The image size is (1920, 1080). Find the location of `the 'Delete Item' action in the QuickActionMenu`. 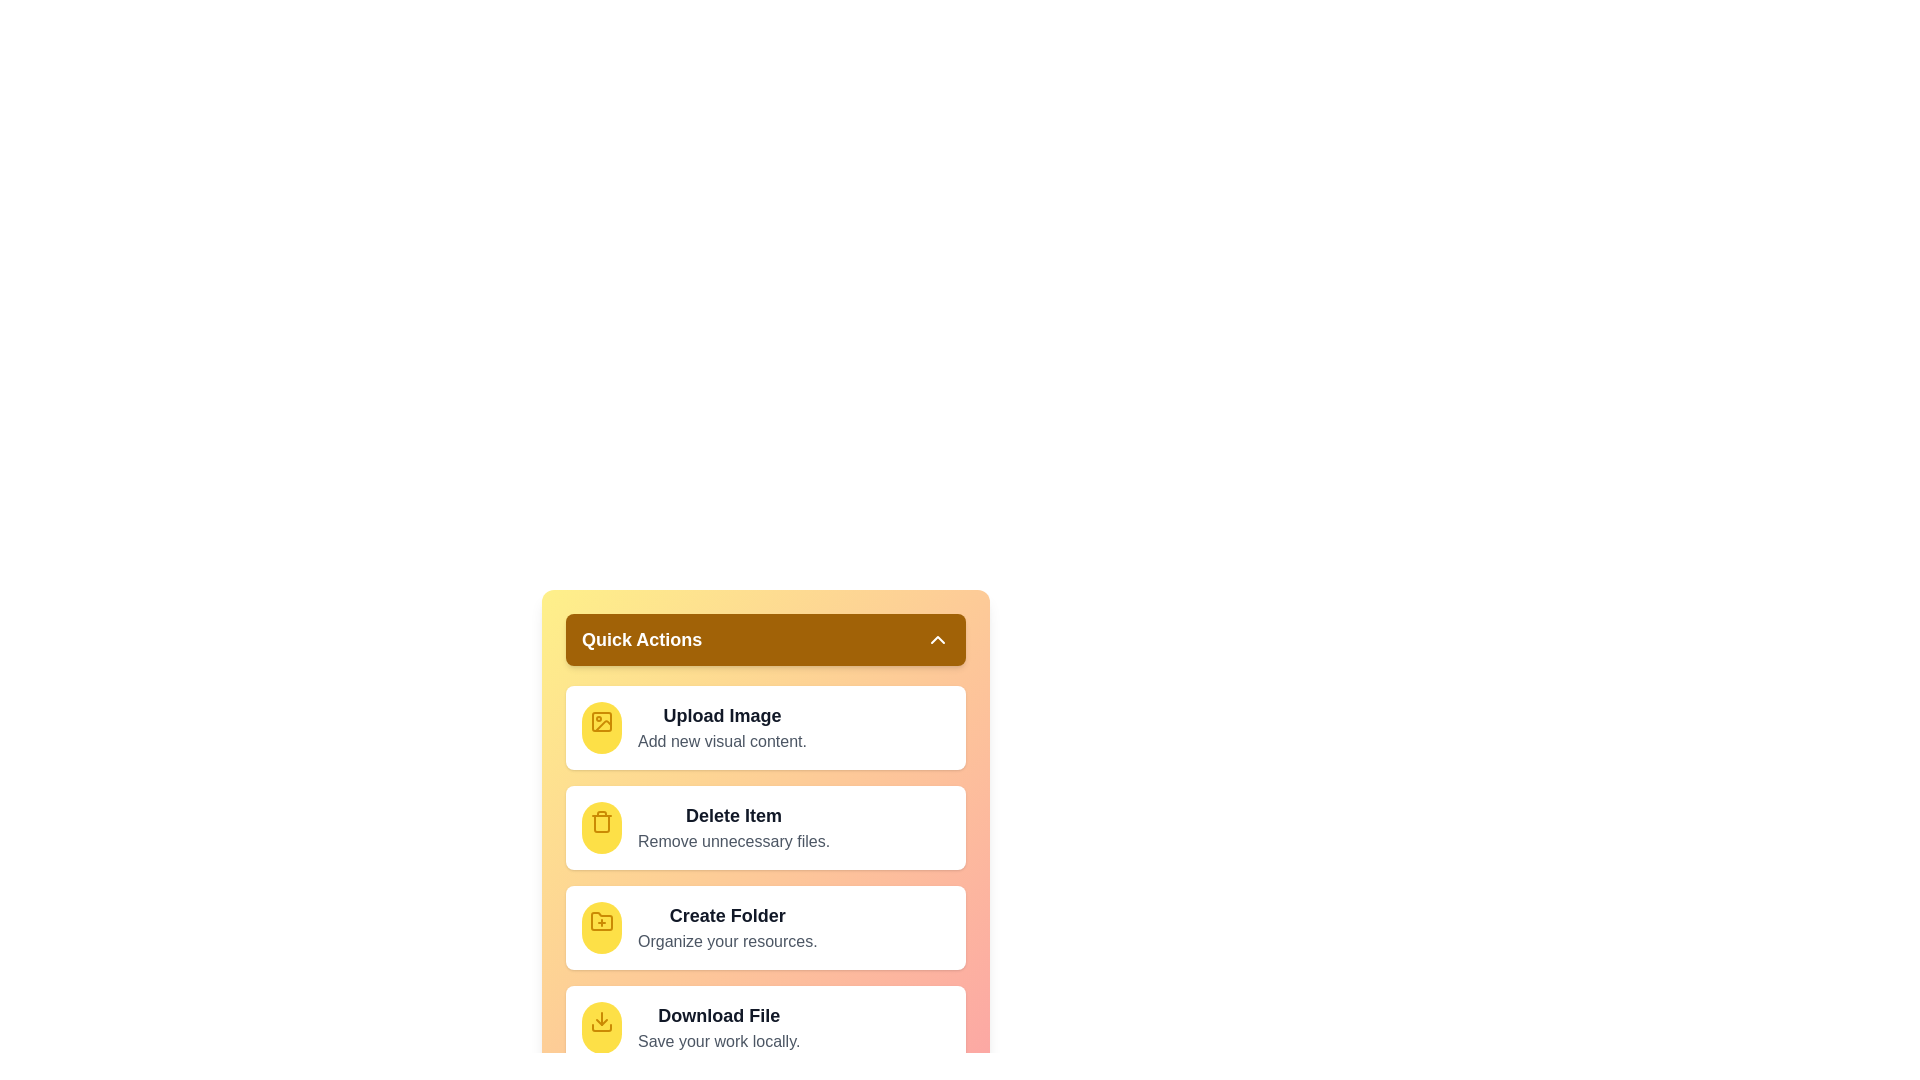

the 'Delete Item' action in the QuickActionMenu is located at coordinates (733, 828).